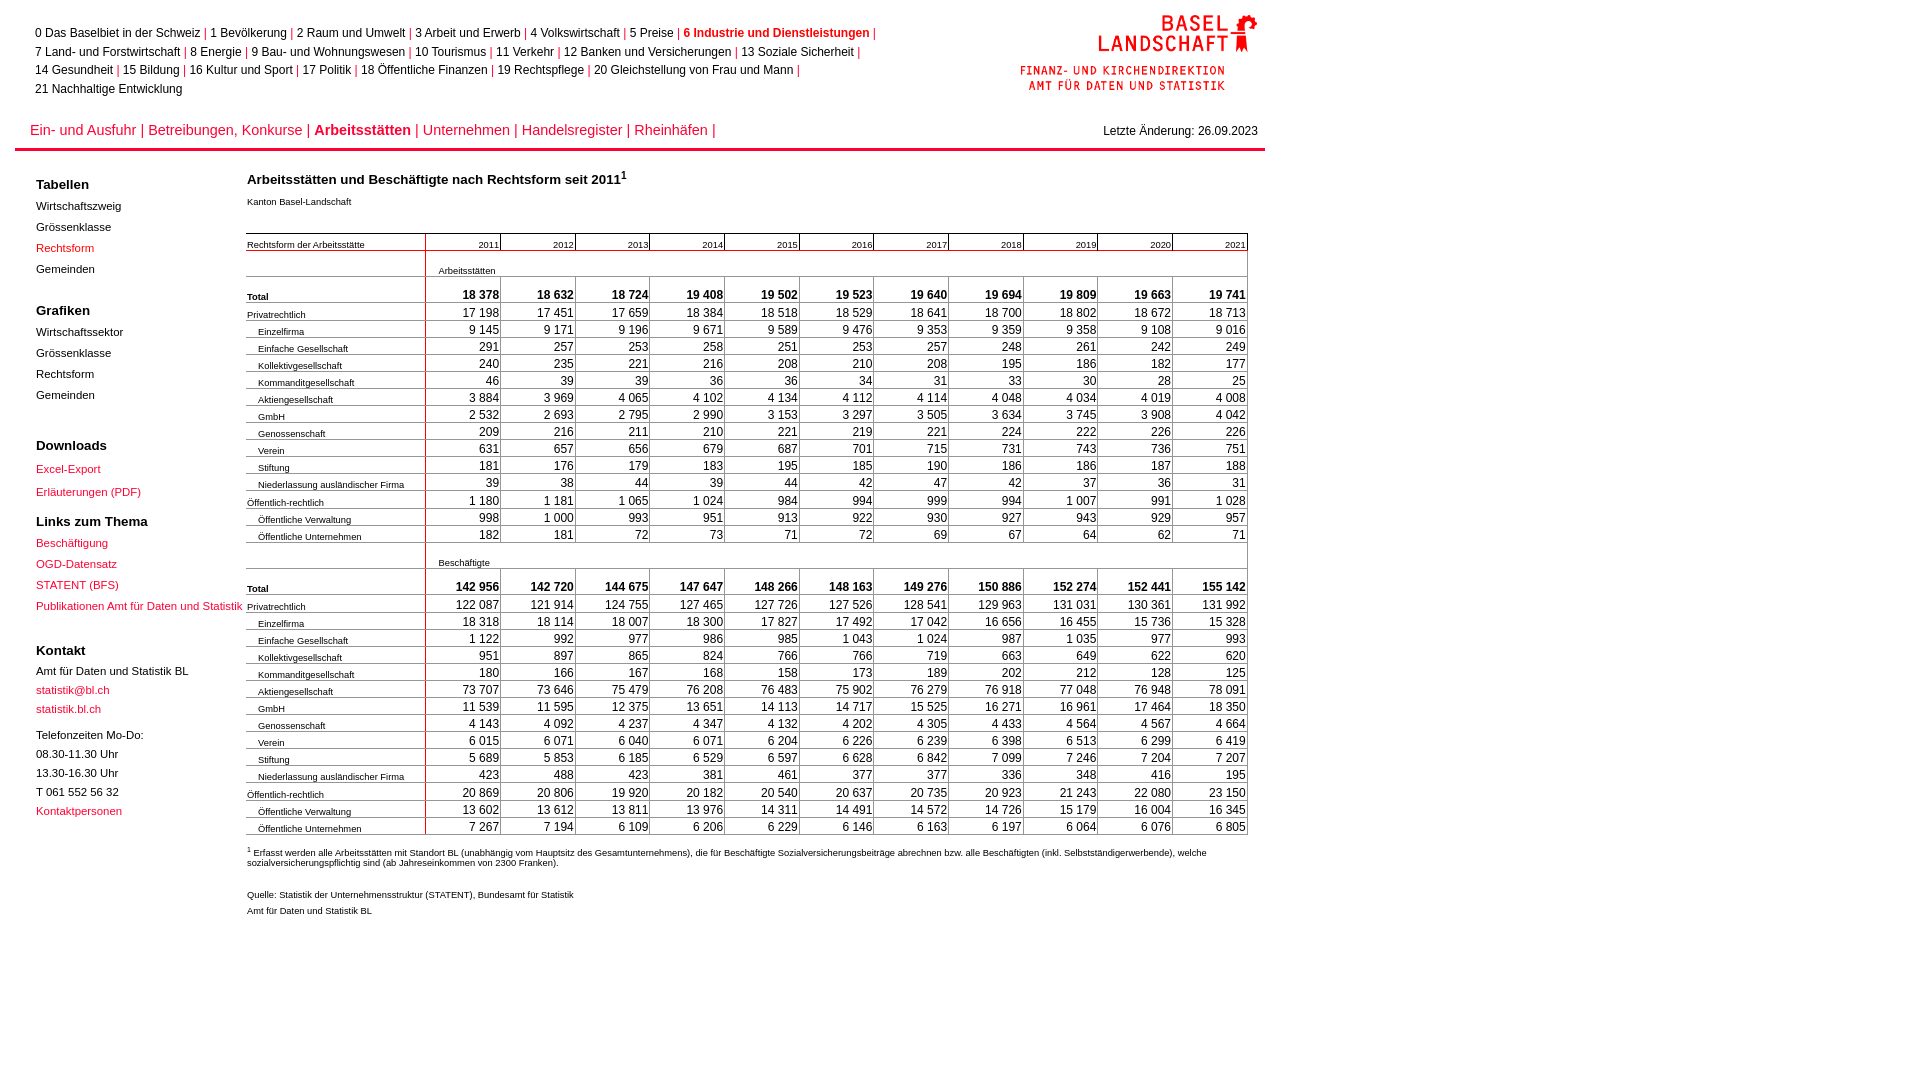 Image resolution: width=1920 pixels, height=1080 pixels. What do you see at coordinates (76, 567) in the screenshot?
I see `'OGD-Datensatz'` at bounding box center [76, 567].